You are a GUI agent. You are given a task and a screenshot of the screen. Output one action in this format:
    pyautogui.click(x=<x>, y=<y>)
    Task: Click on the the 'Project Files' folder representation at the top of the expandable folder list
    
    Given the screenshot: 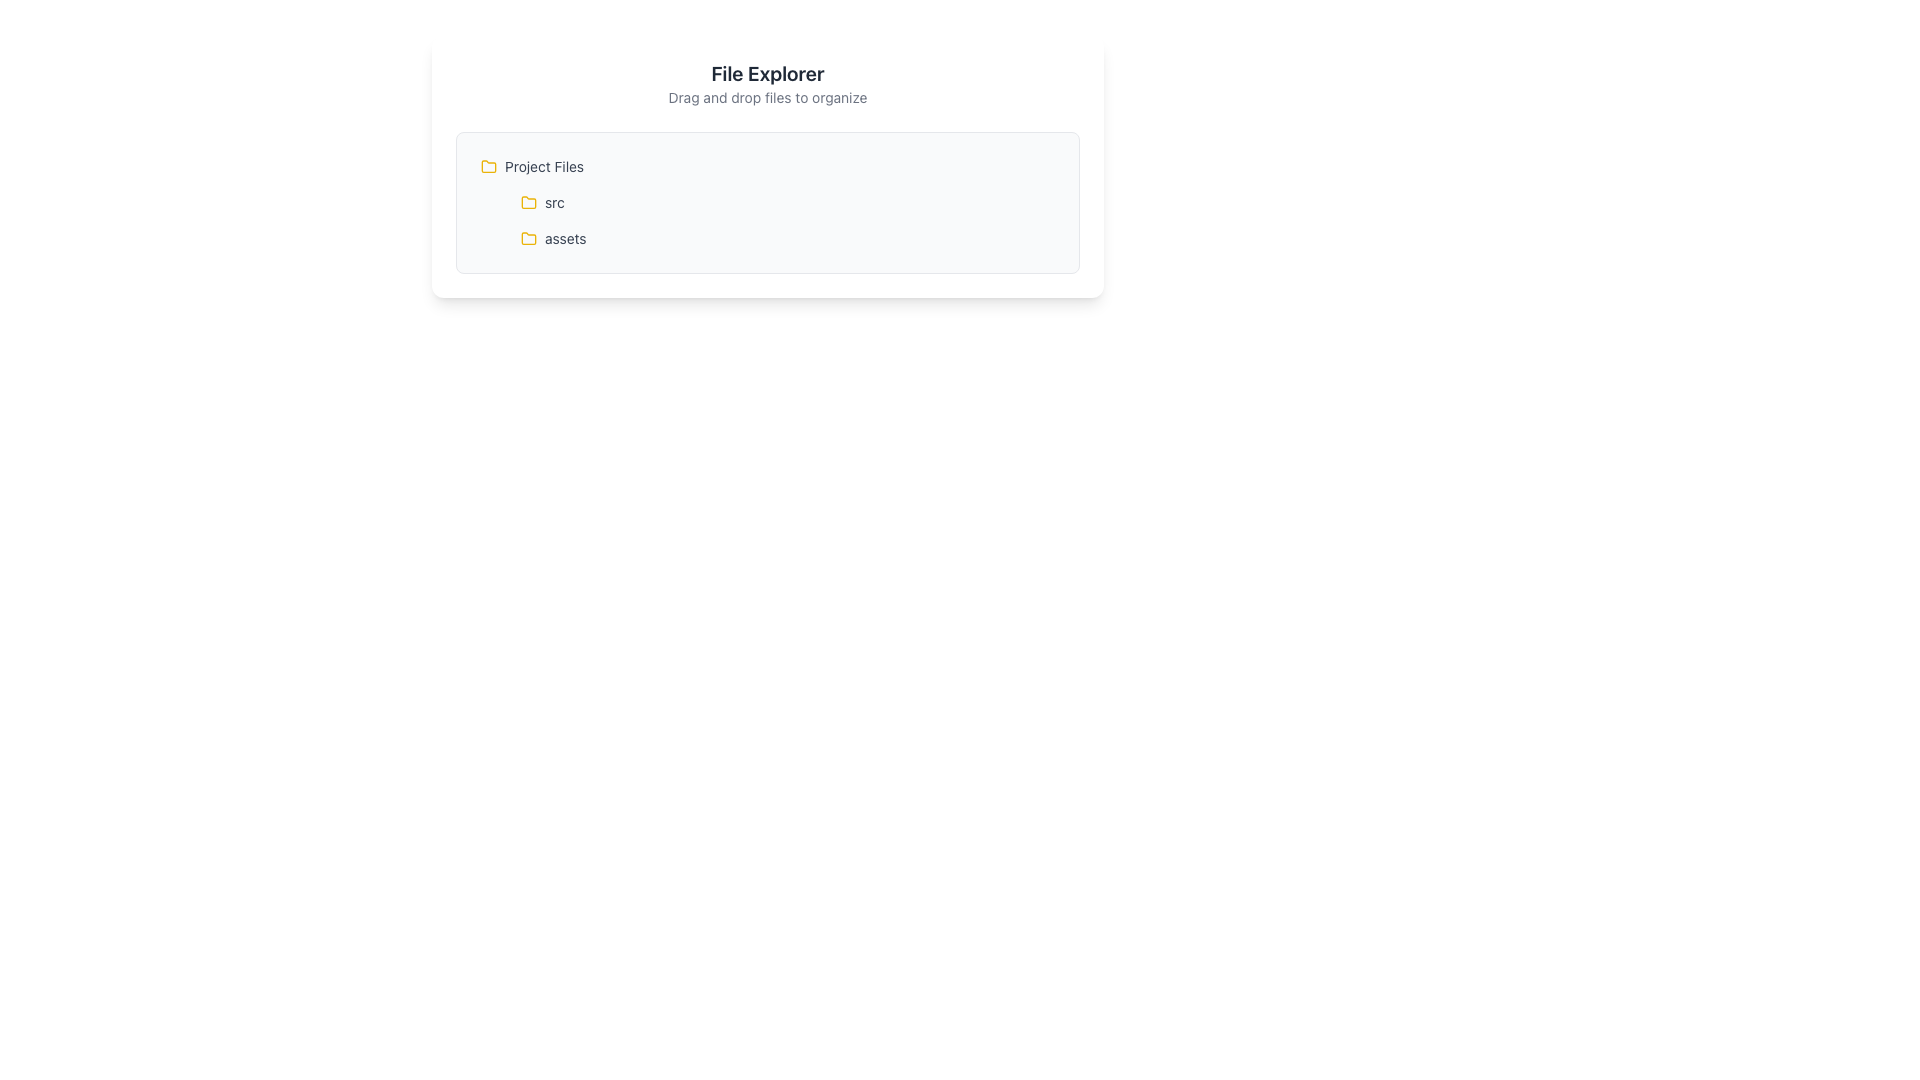 What is the action you would take?
    pyautogui.click(x=767, y=165)
    